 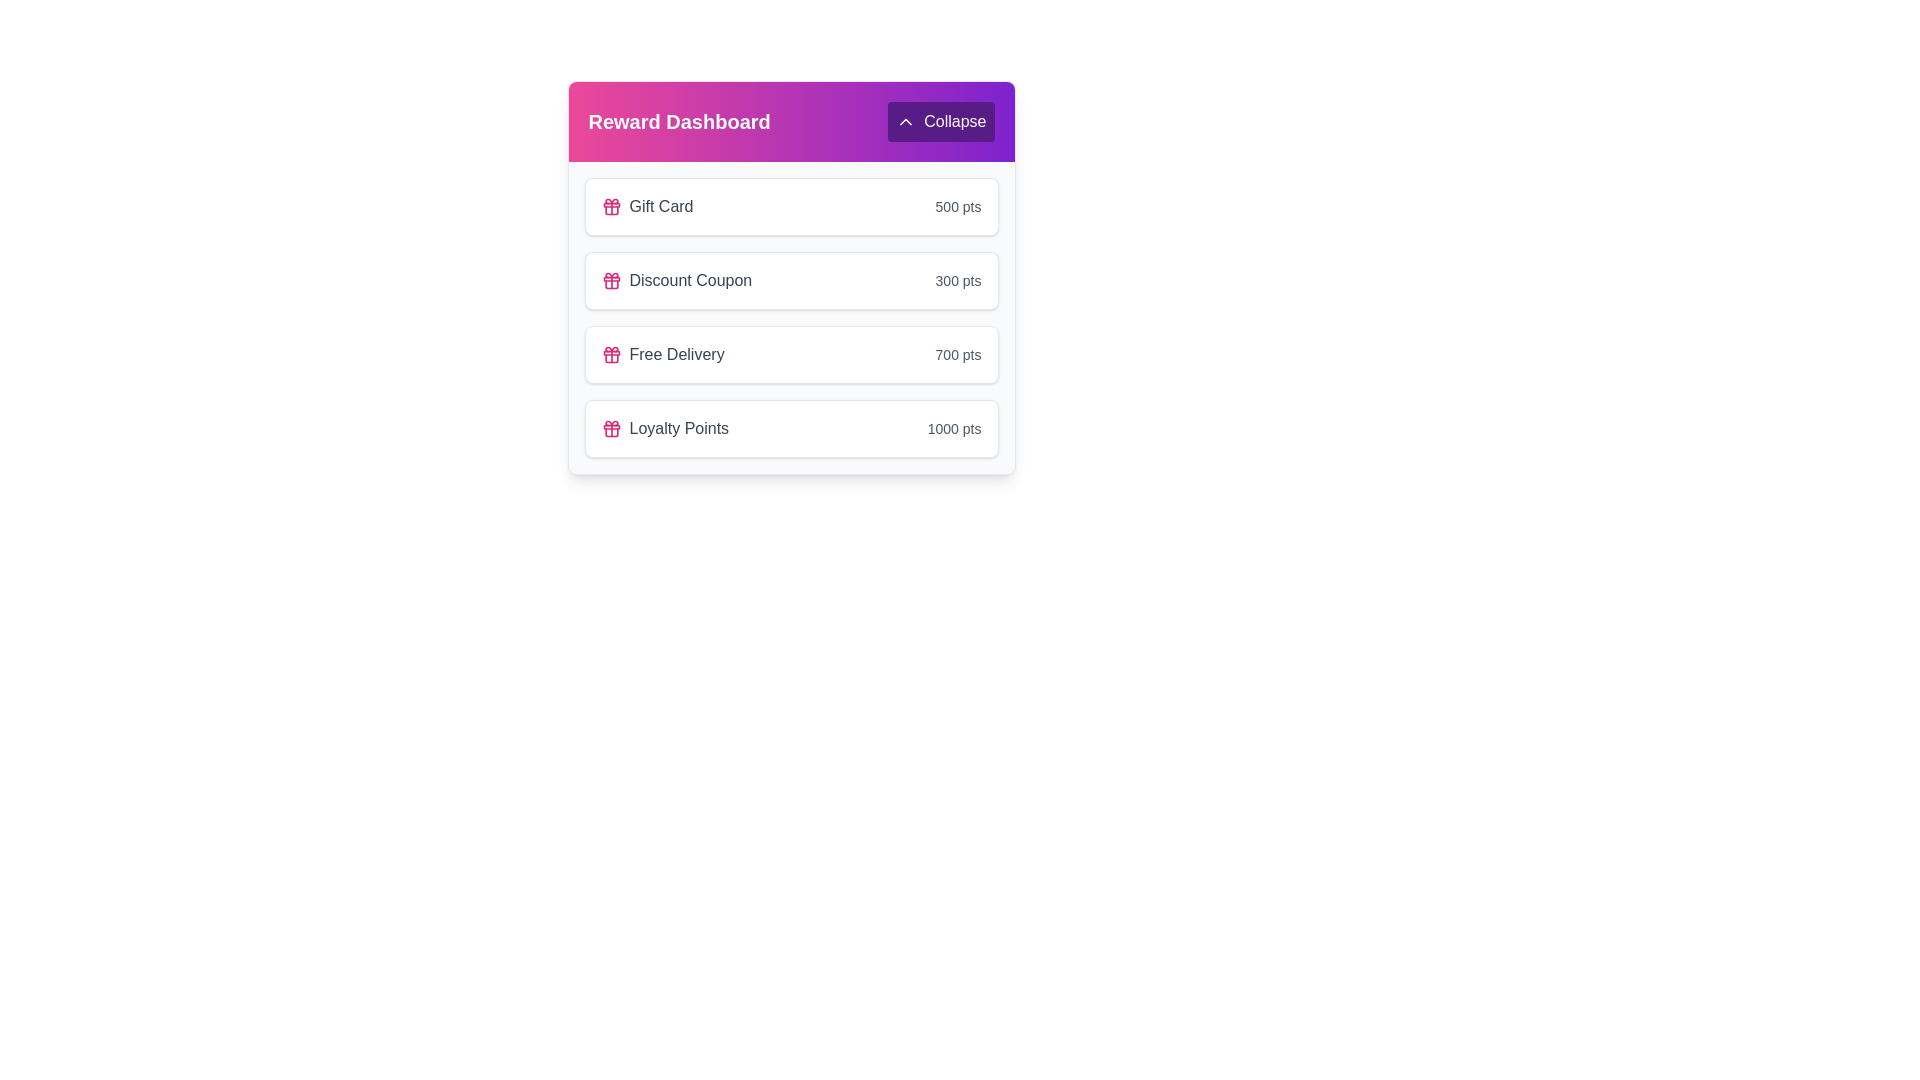 I want to click on the List item card that represents an item, so click(x=790, y=353).